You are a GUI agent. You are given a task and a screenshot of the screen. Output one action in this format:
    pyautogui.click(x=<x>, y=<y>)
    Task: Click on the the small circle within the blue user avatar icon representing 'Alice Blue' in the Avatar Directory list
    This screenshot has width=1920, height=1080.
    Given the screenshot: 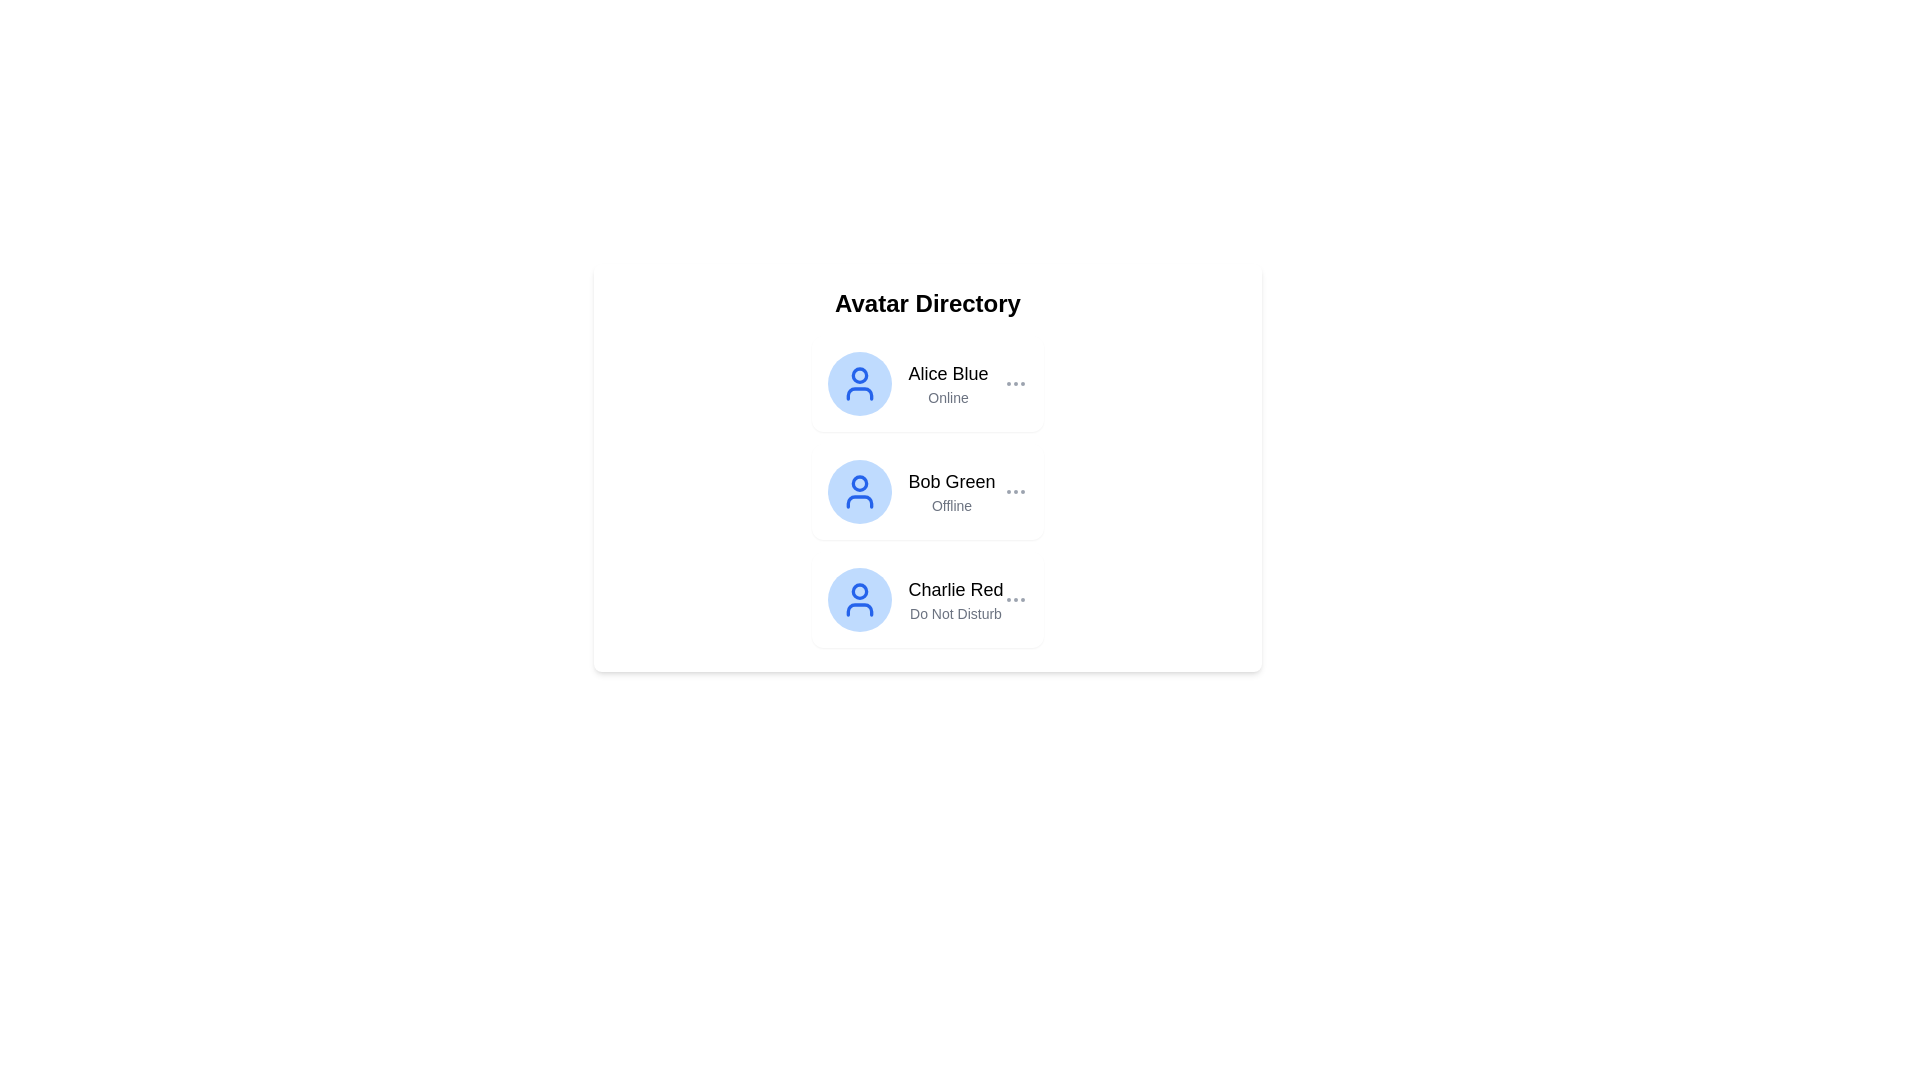 What is the action you would take?
    pyautogui.click(x=860, y=375)
    